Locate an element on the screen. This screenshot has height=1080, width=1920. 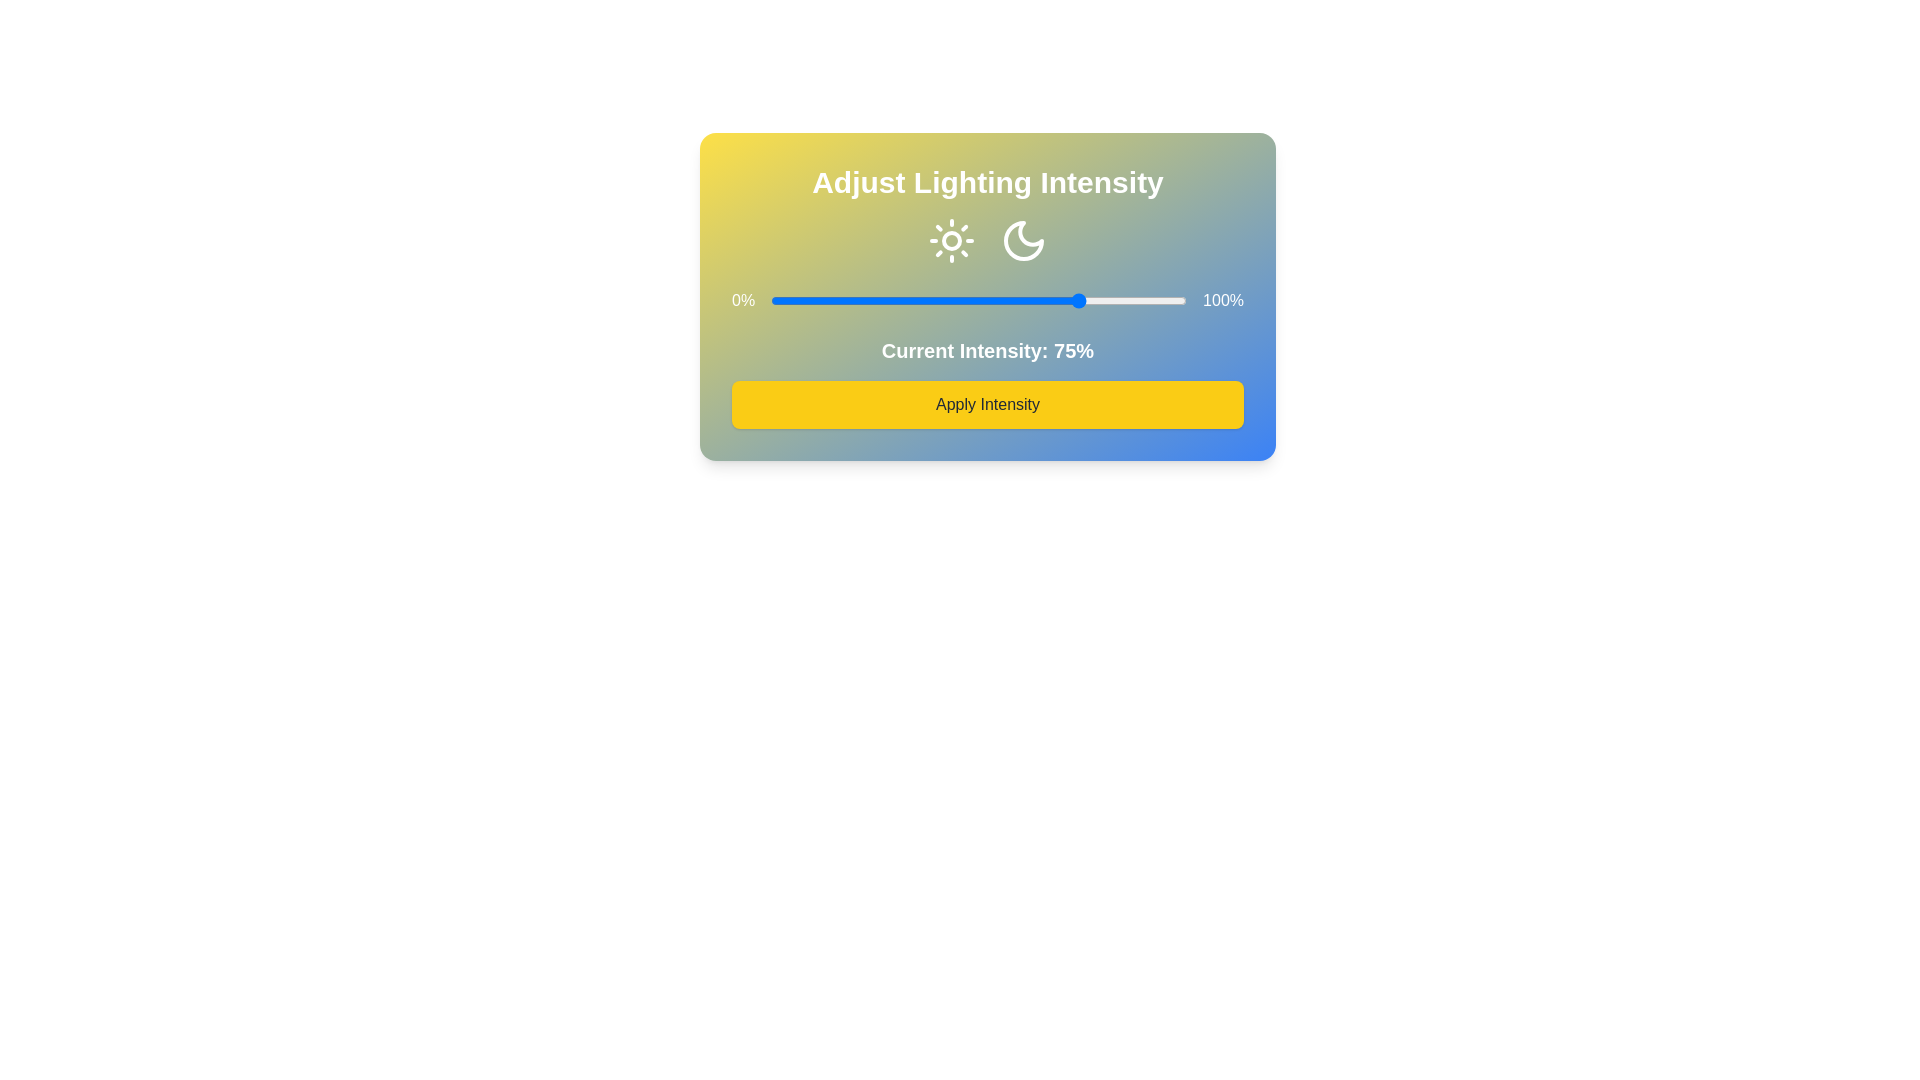
the light intensity to 5% by moving the slider is located at coordinates (790, 300).